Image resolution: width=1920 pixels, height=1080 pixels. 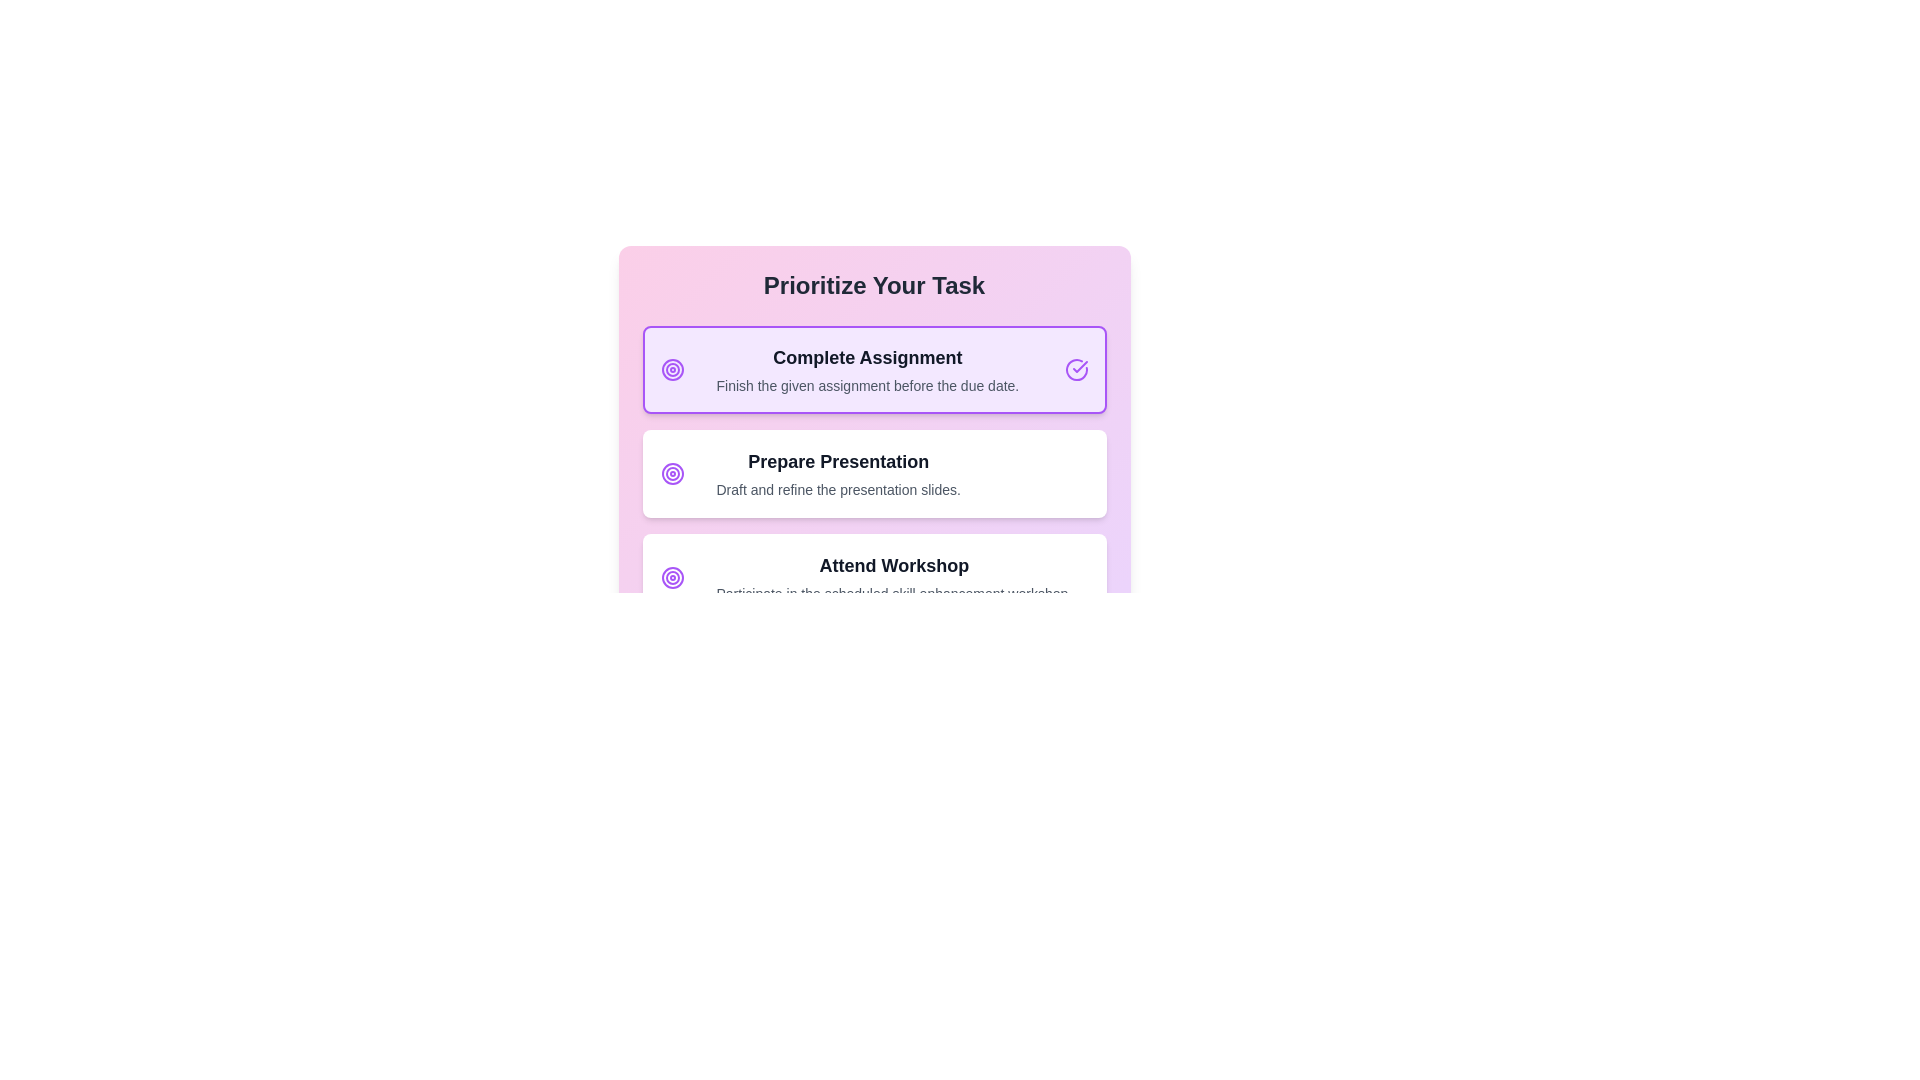 I want to click on the text label that reads 'Finish the given assignment before the due date.' which is located beneath the title 'Complete Assignment', so click(x=867, y=385).